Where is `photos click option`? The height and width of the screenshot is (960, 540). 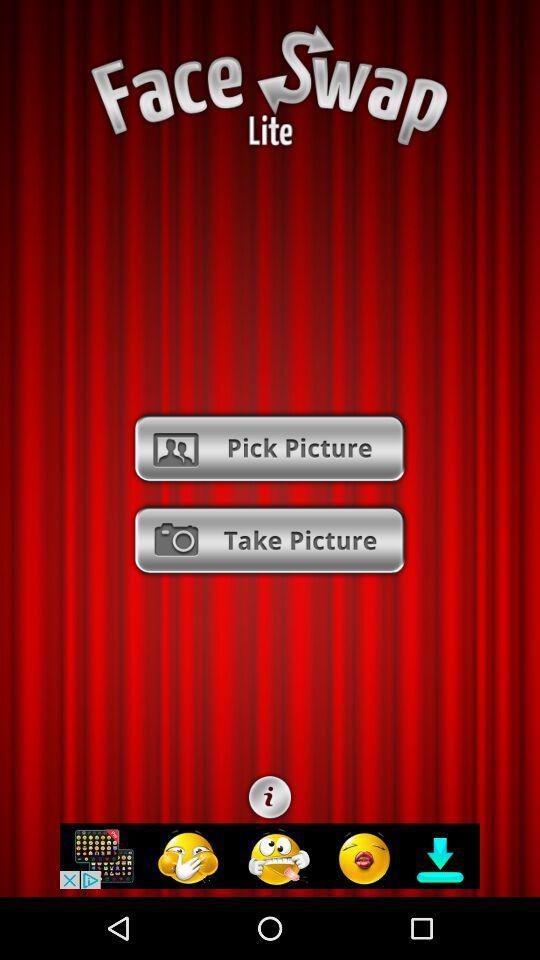
photos click option is located at coordinates (269, 448).